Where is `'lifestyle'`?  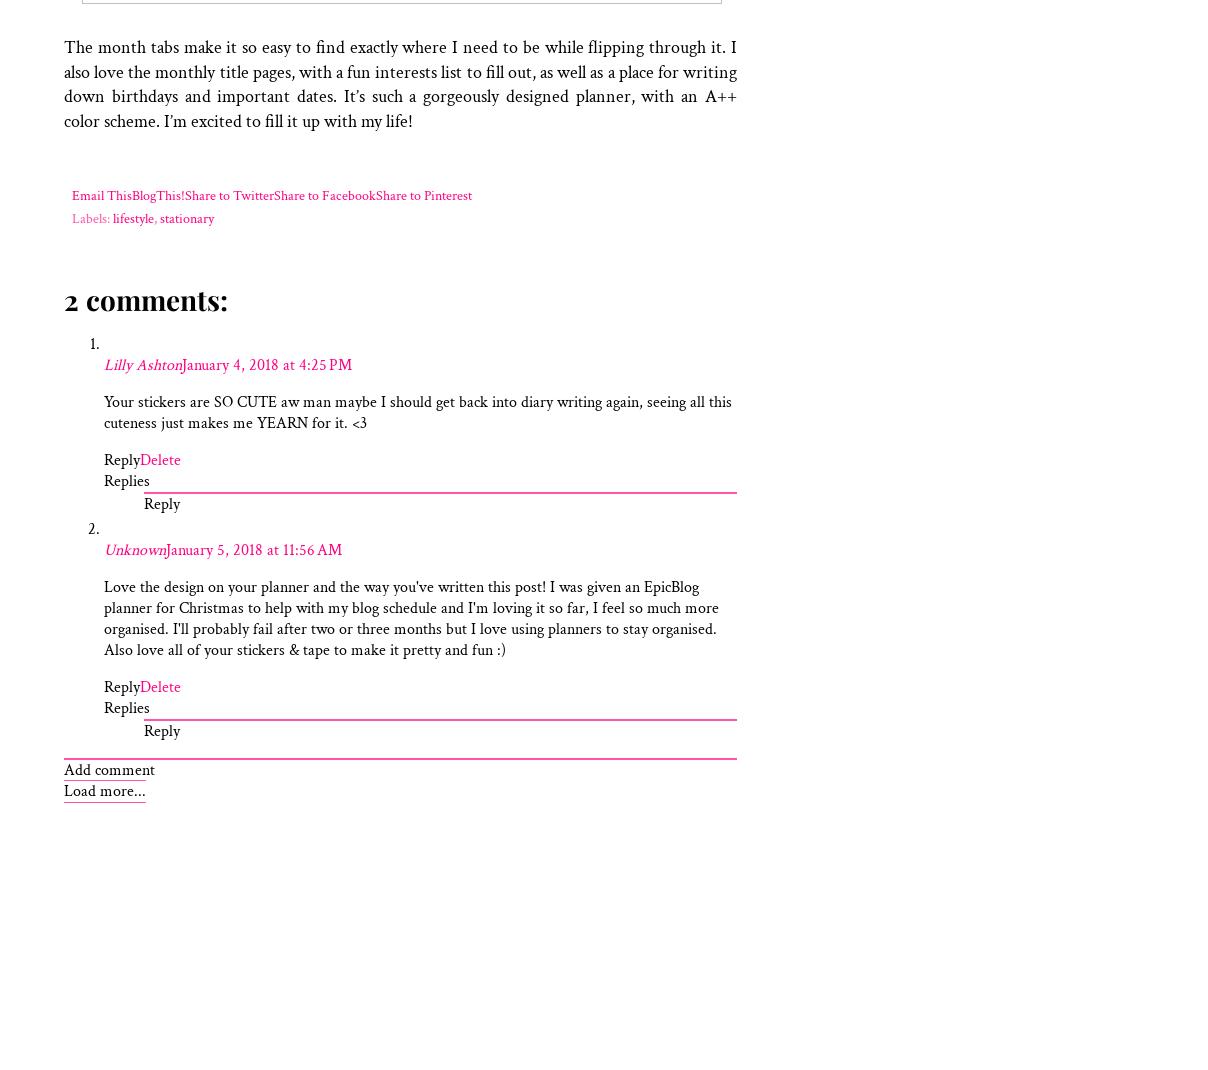
'lifestyle' is located at coordinates (132, 217).